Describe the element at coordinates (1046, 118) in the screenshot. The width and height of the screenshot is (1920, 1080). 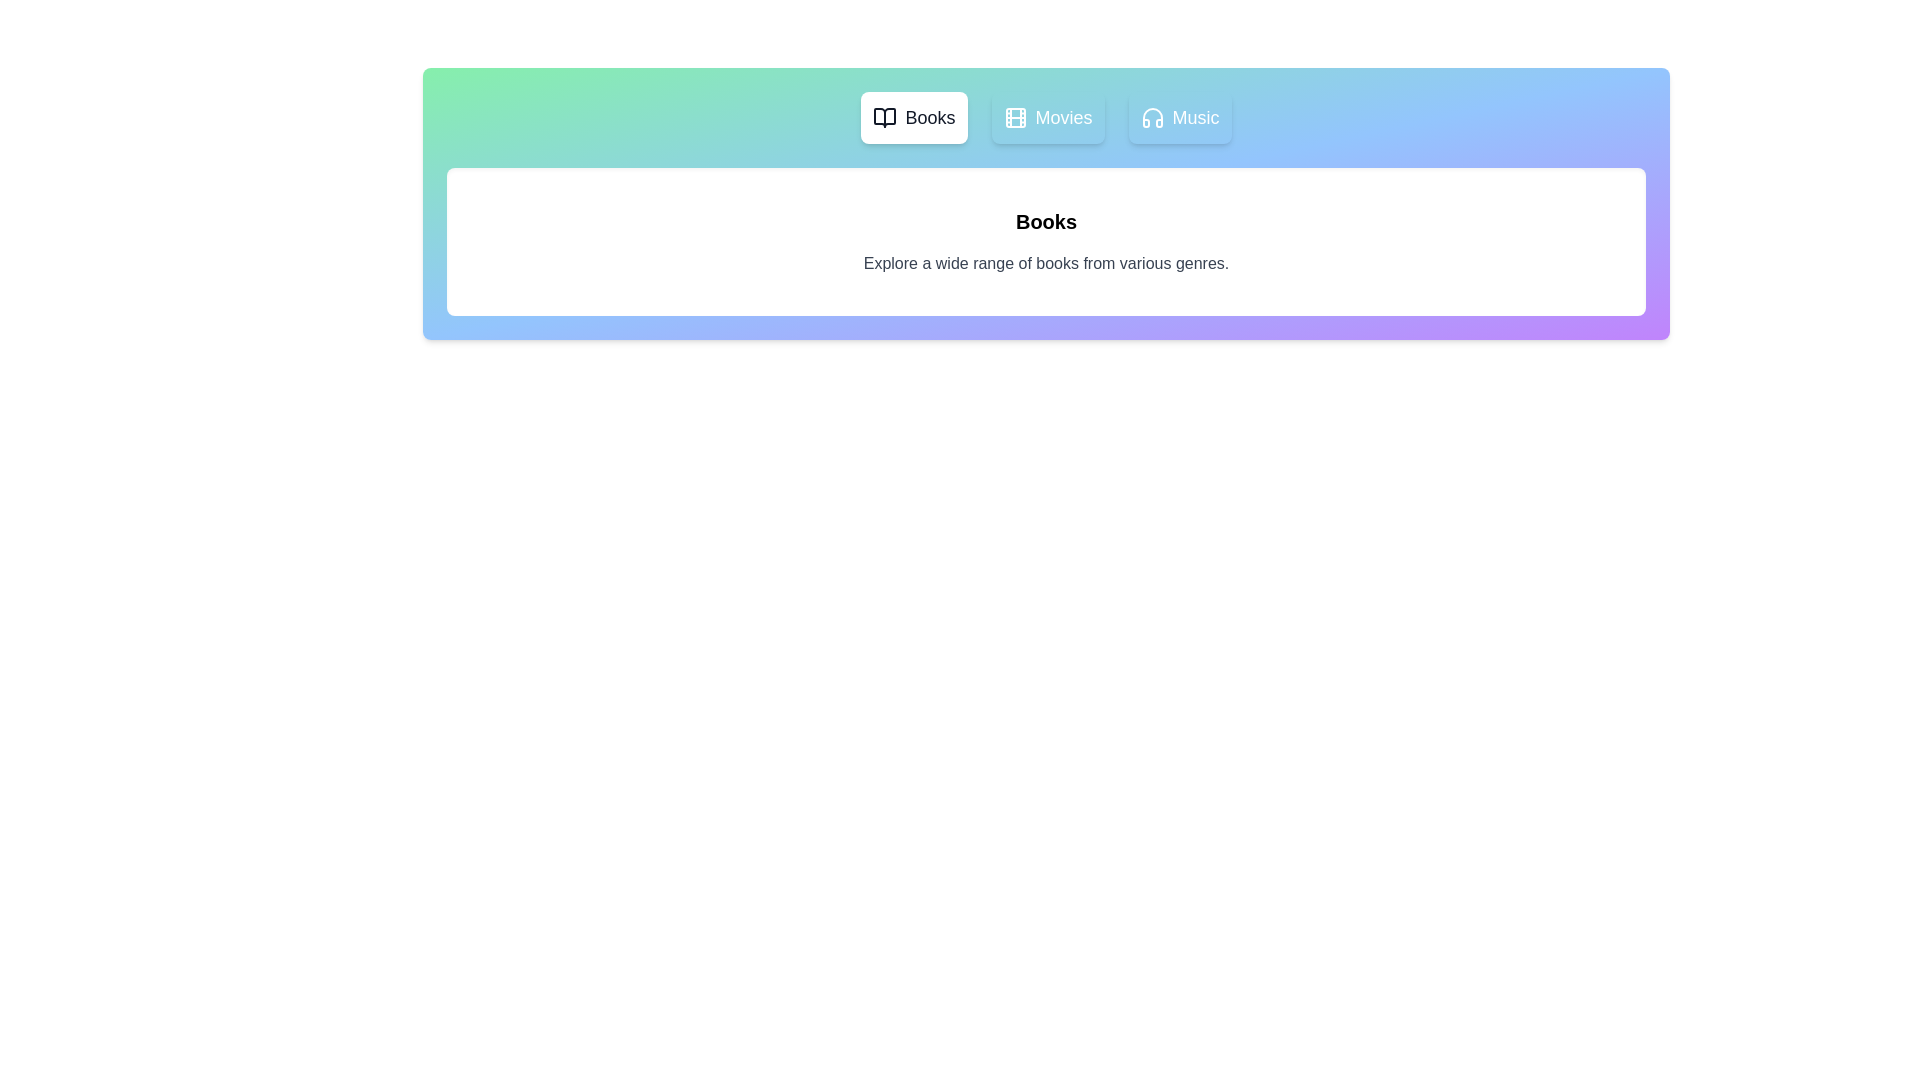
I see `the Movies tab to view its hover effect` at that location.